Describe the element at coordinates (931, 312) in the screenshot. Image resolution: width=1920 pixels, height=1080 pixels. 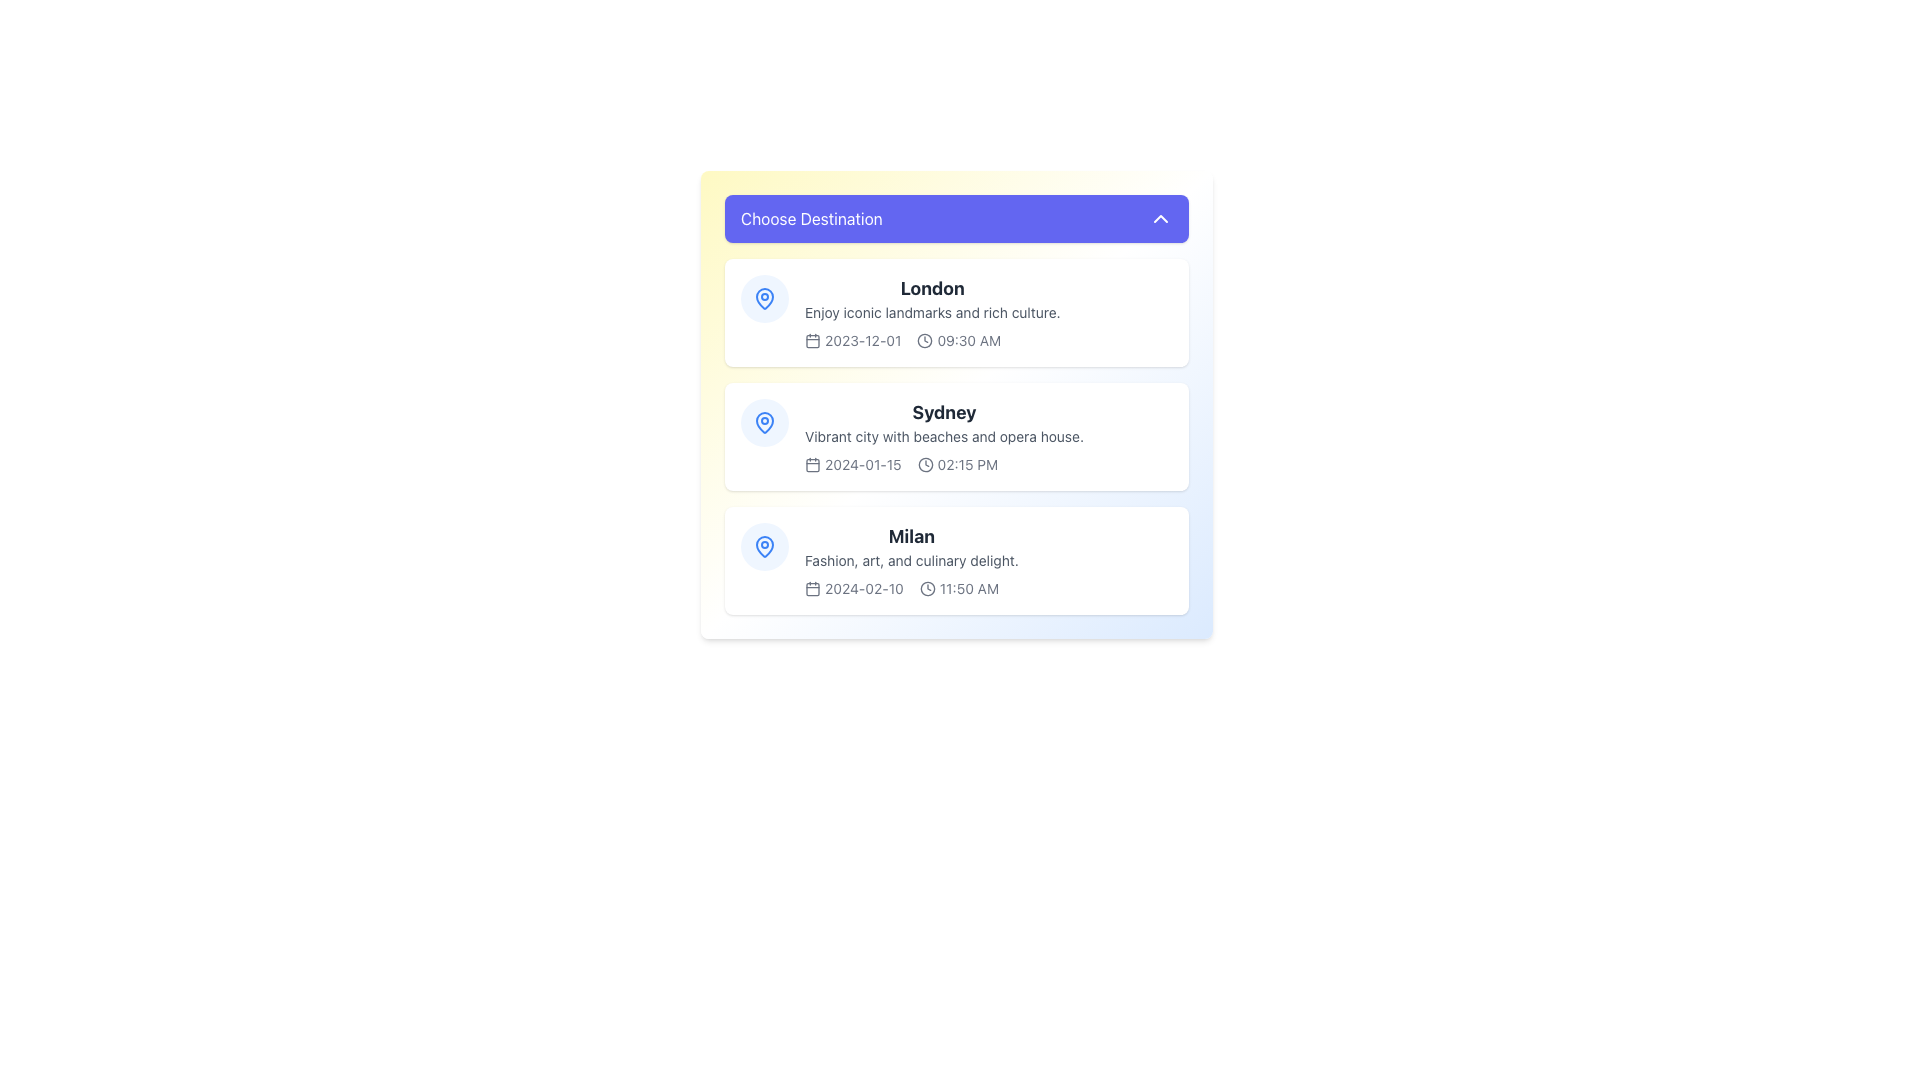
I see `text element containing 'Enjoy iconic landmarks and rich culture.' located below the 'London' heading in the card-like structure` at that location.